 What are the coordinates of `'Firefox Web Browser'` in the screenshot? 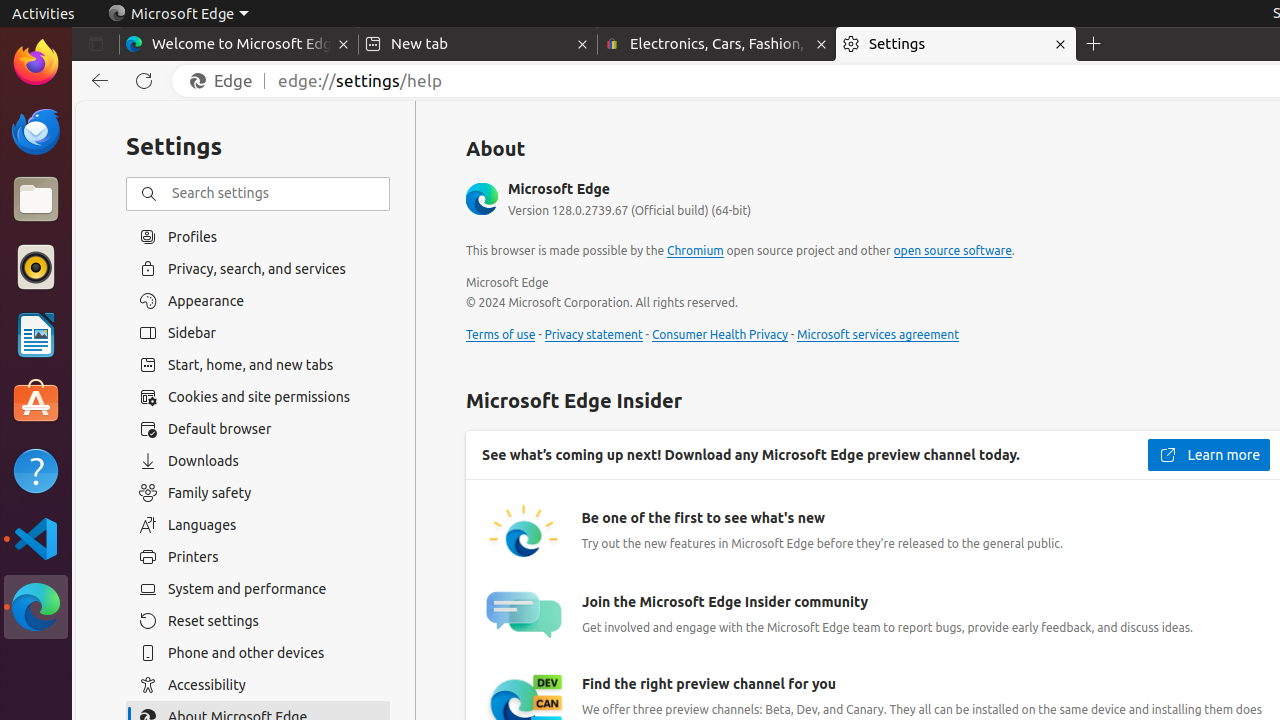 It's located at (35, 61).